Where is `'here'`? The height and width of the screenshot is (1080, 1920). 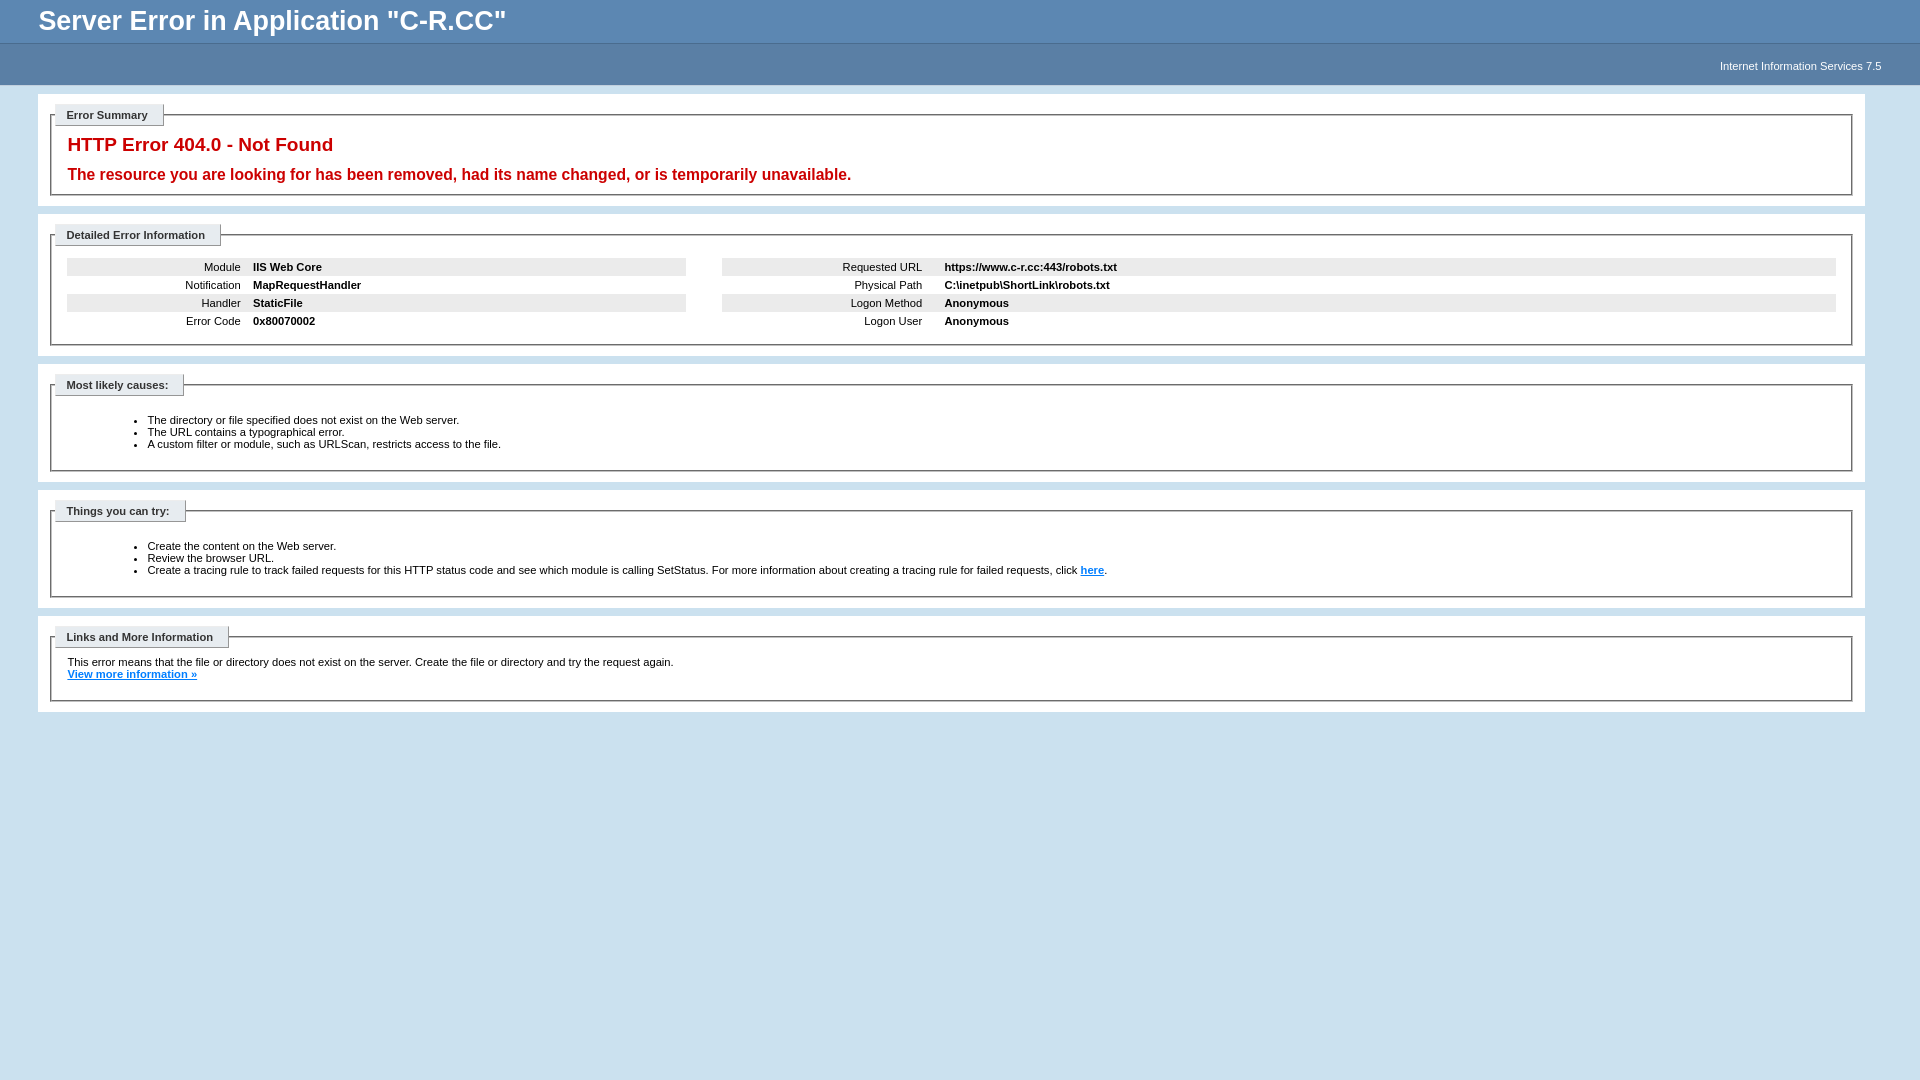
'here' is located at coordinates (1079, 570).